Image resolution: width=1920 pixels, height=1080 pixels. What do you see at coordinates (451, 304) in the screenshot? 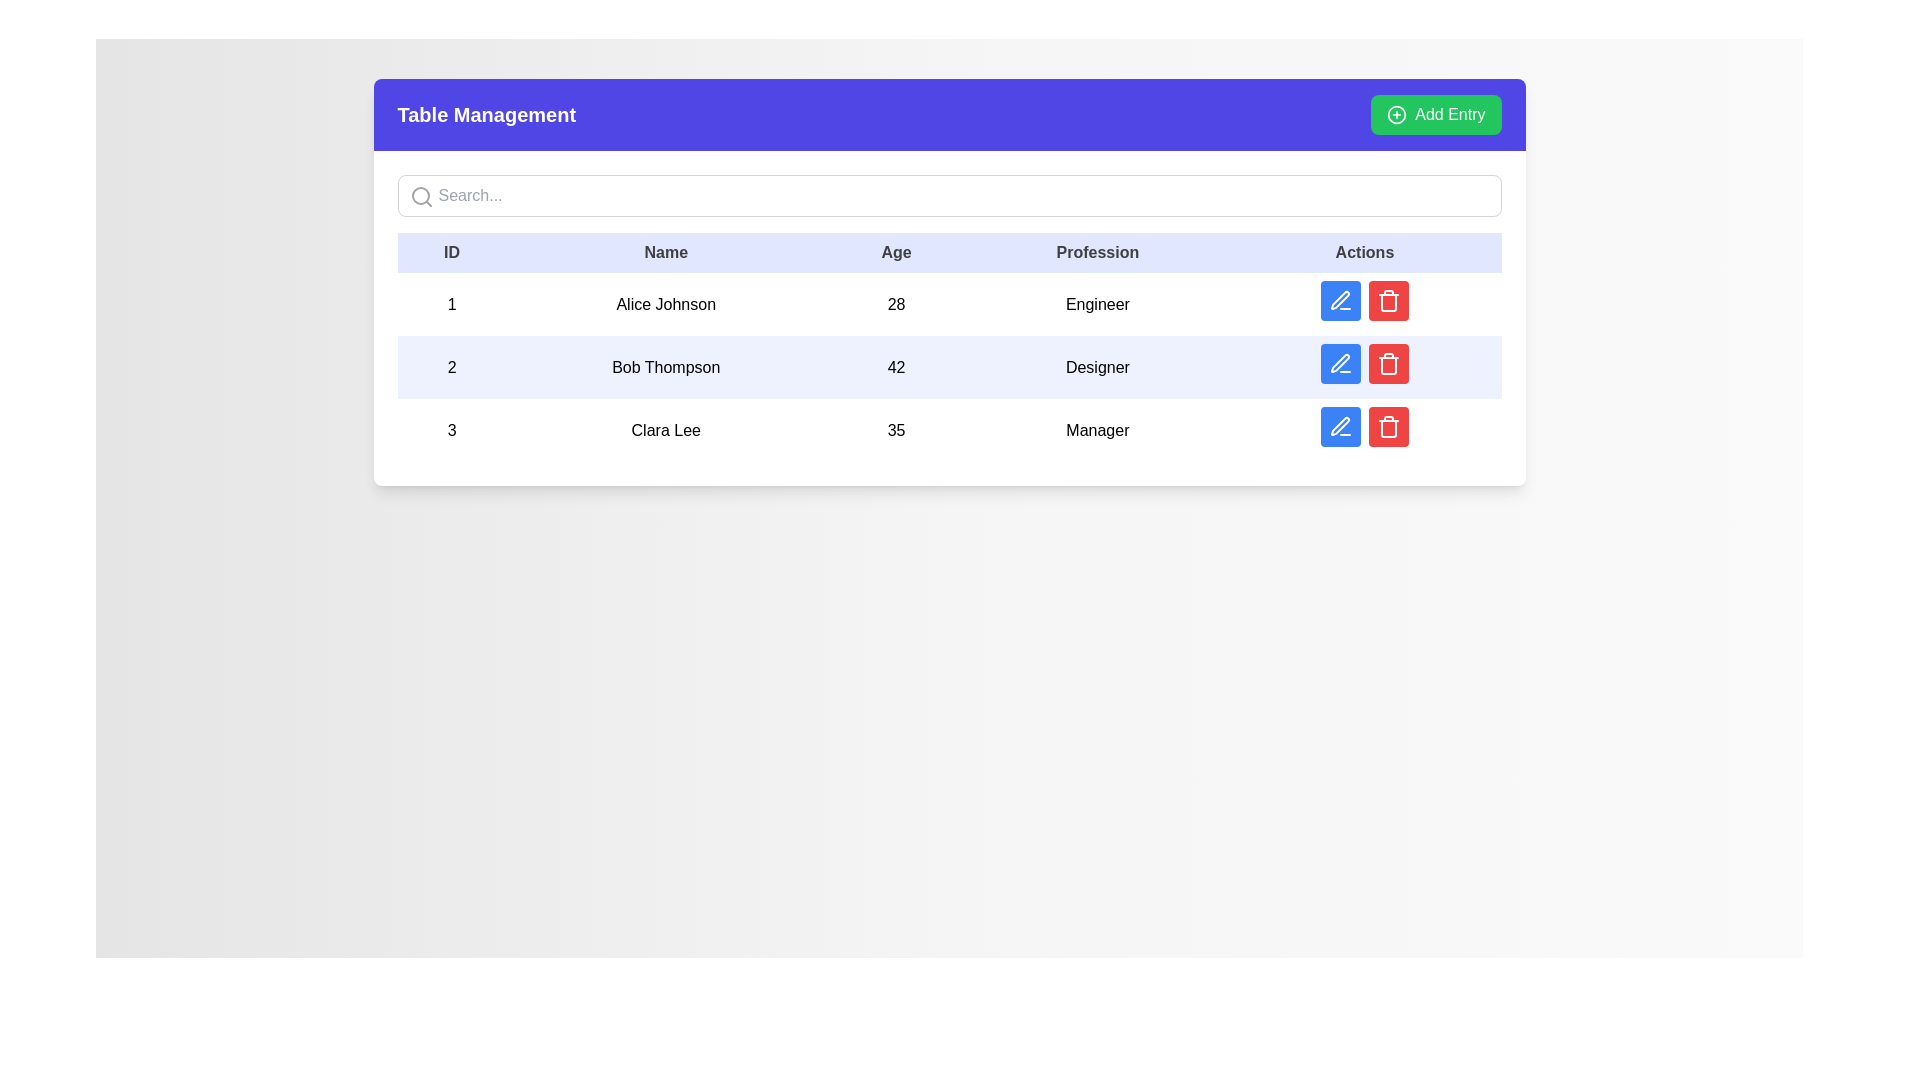
I see `the static text element displaying the number '1', which serves as the identifier for the first row in the data table` at bounding box center [451, 304].